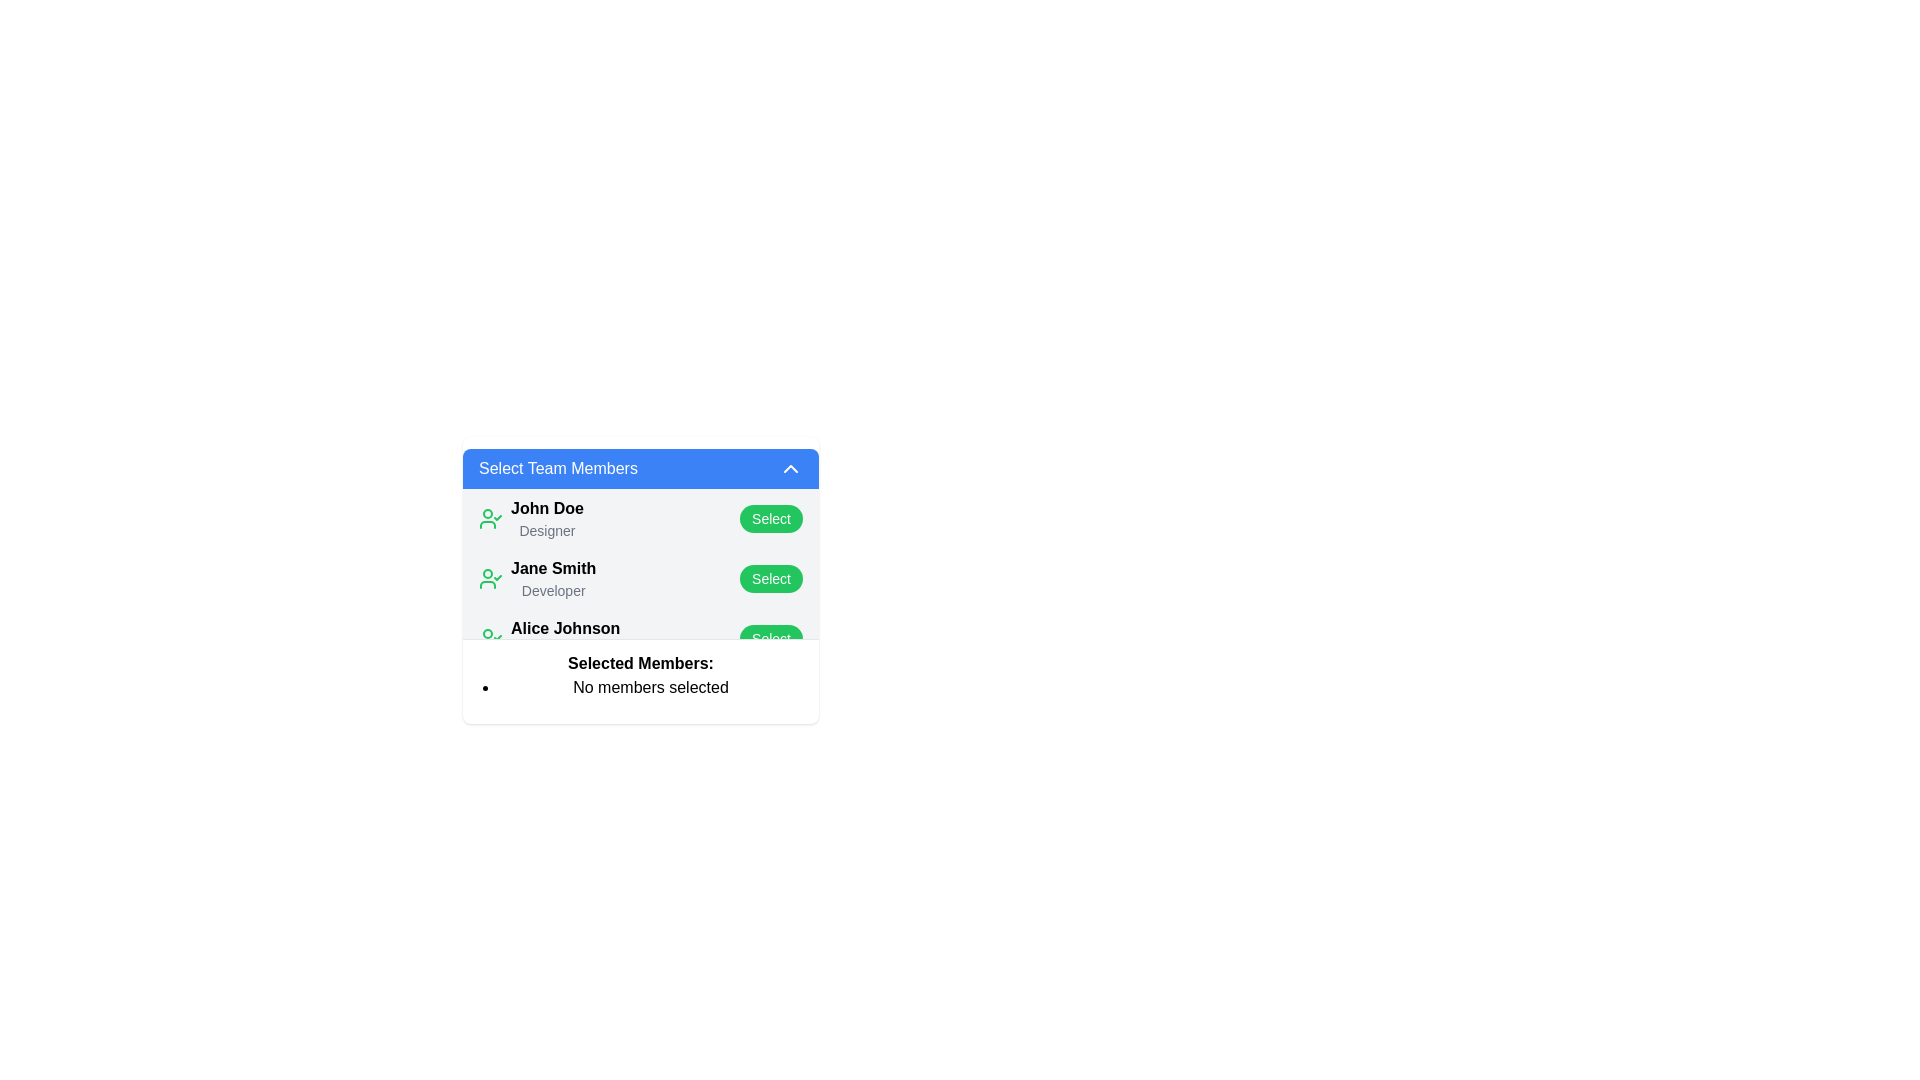 The width and height of the screenshot is (1920, 1080). I want to click on text displayed in the Text Display element that shows 'No members selected' in the 'Selected Members:' section, so click(651, 686).